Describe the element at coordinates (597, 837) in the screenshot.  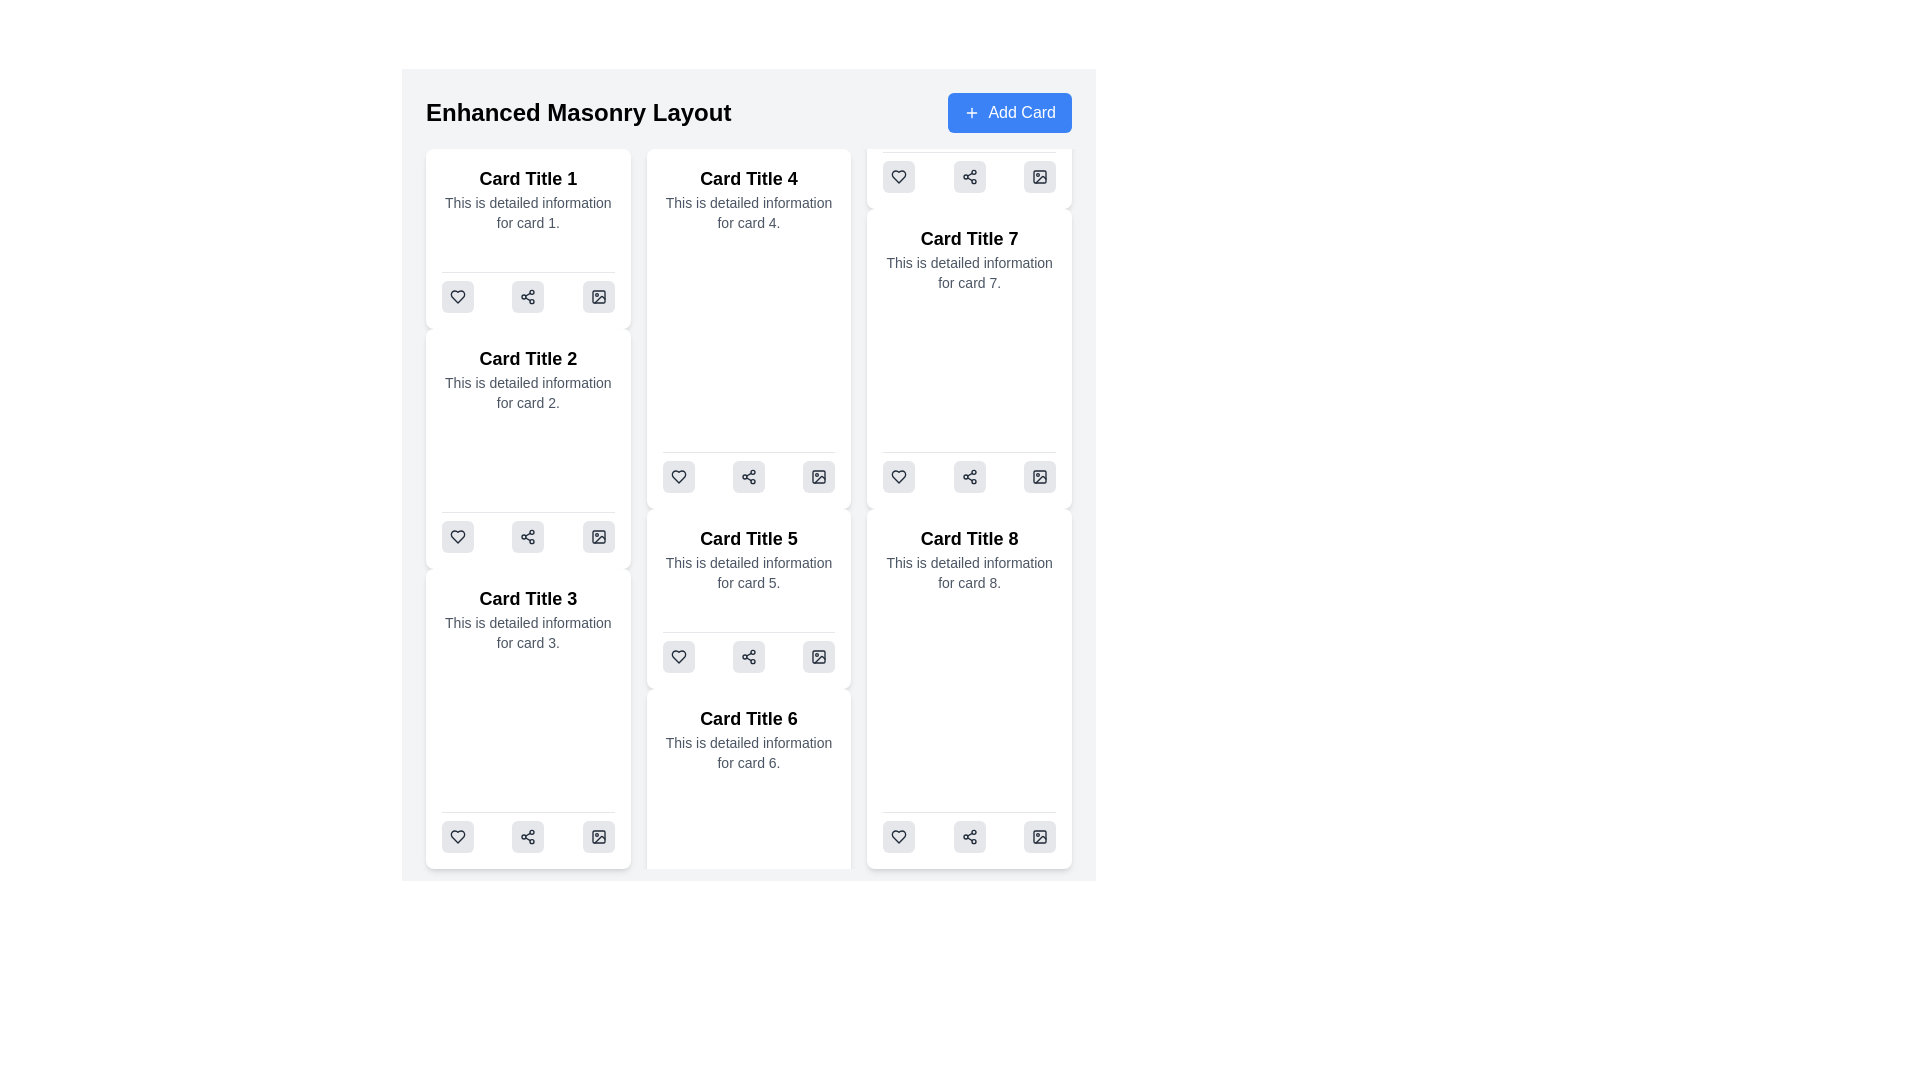
I see `the square icon with rounded corners located at the bottom-right corner of 'Card Title 3'` at that location.